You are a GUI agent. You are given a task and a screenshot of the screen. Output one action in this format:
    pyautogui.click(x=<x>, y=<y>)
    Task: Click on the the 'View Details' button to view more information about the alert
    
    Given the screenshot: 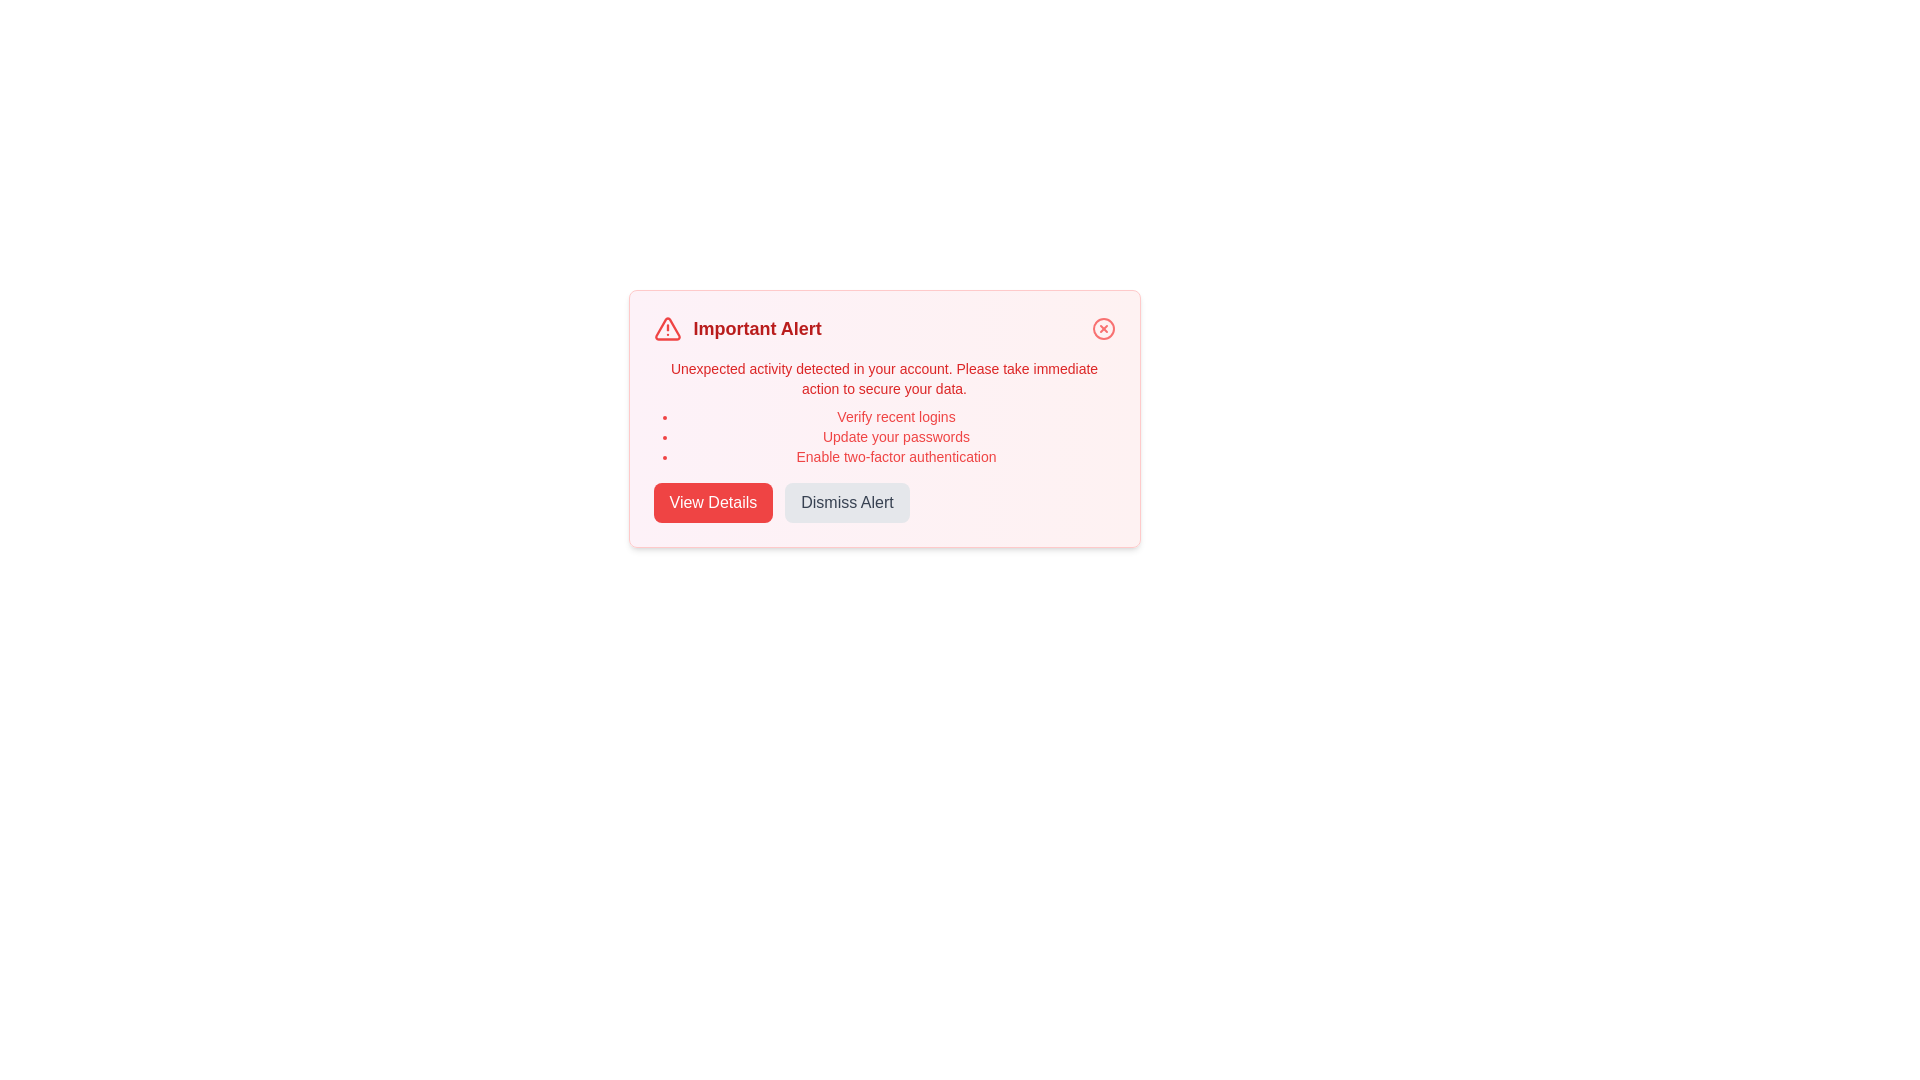 What is the action you would take?
    pyautogui.click(x=713, y=501)
    